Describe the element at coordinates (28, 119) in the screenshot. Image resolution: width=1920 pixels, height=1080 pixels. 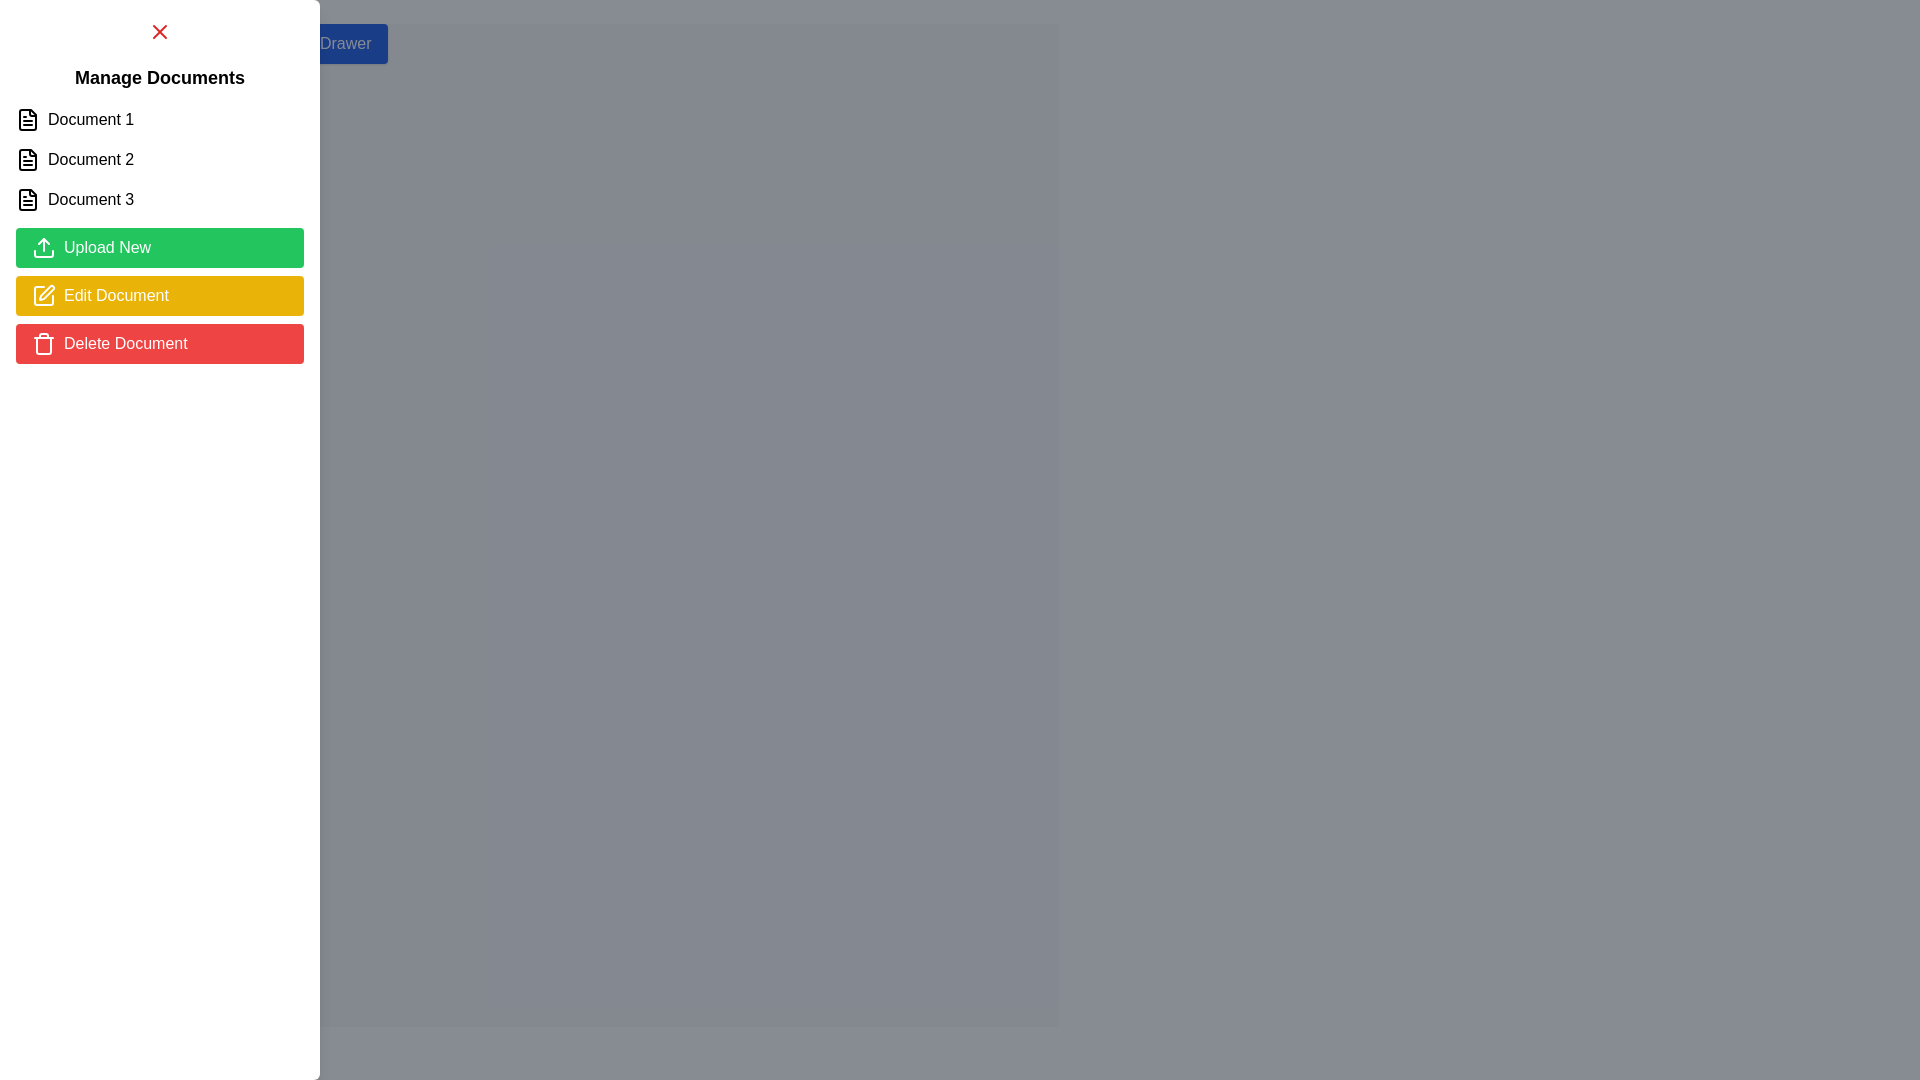
I see `the icon representing 'Document 1' located at the top-left corner of the sidebar under 'Manage Documents'` at that location.